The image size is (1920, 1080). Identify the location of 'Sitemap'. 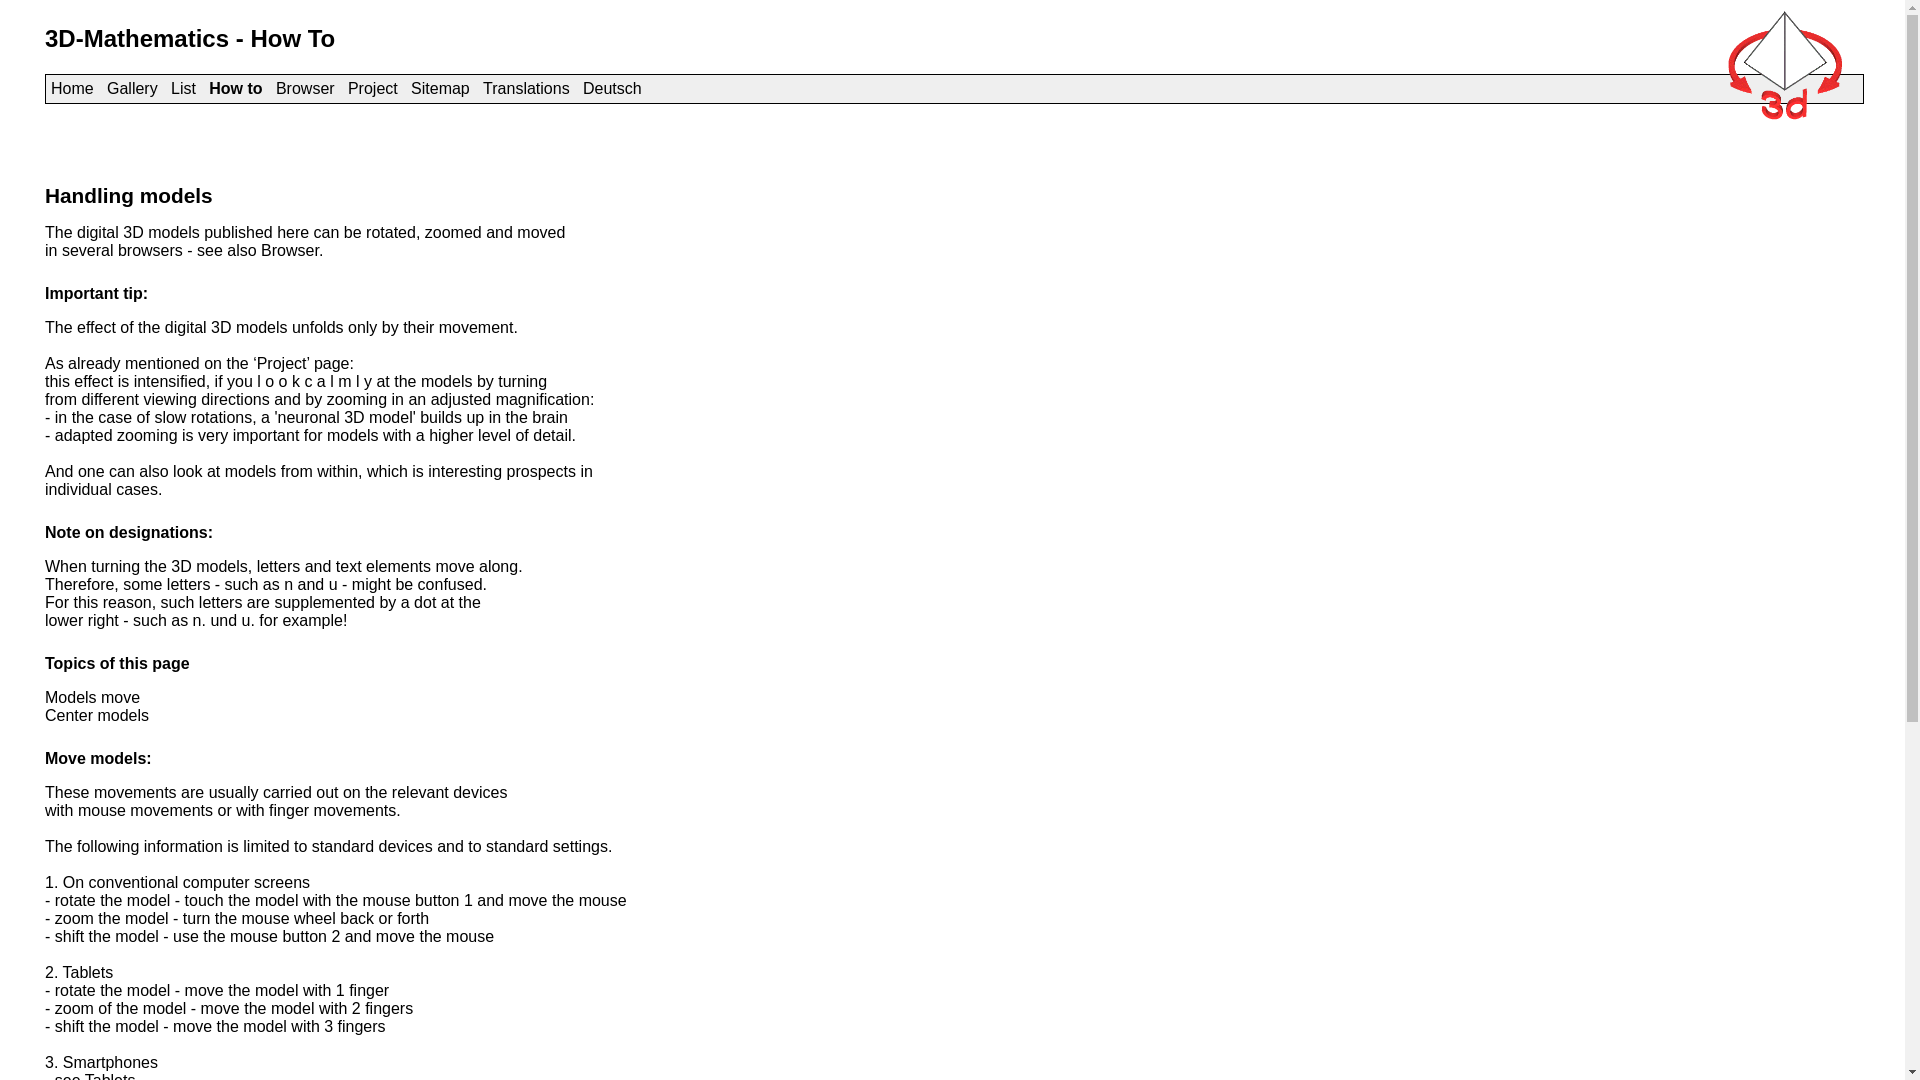
(410, 87).